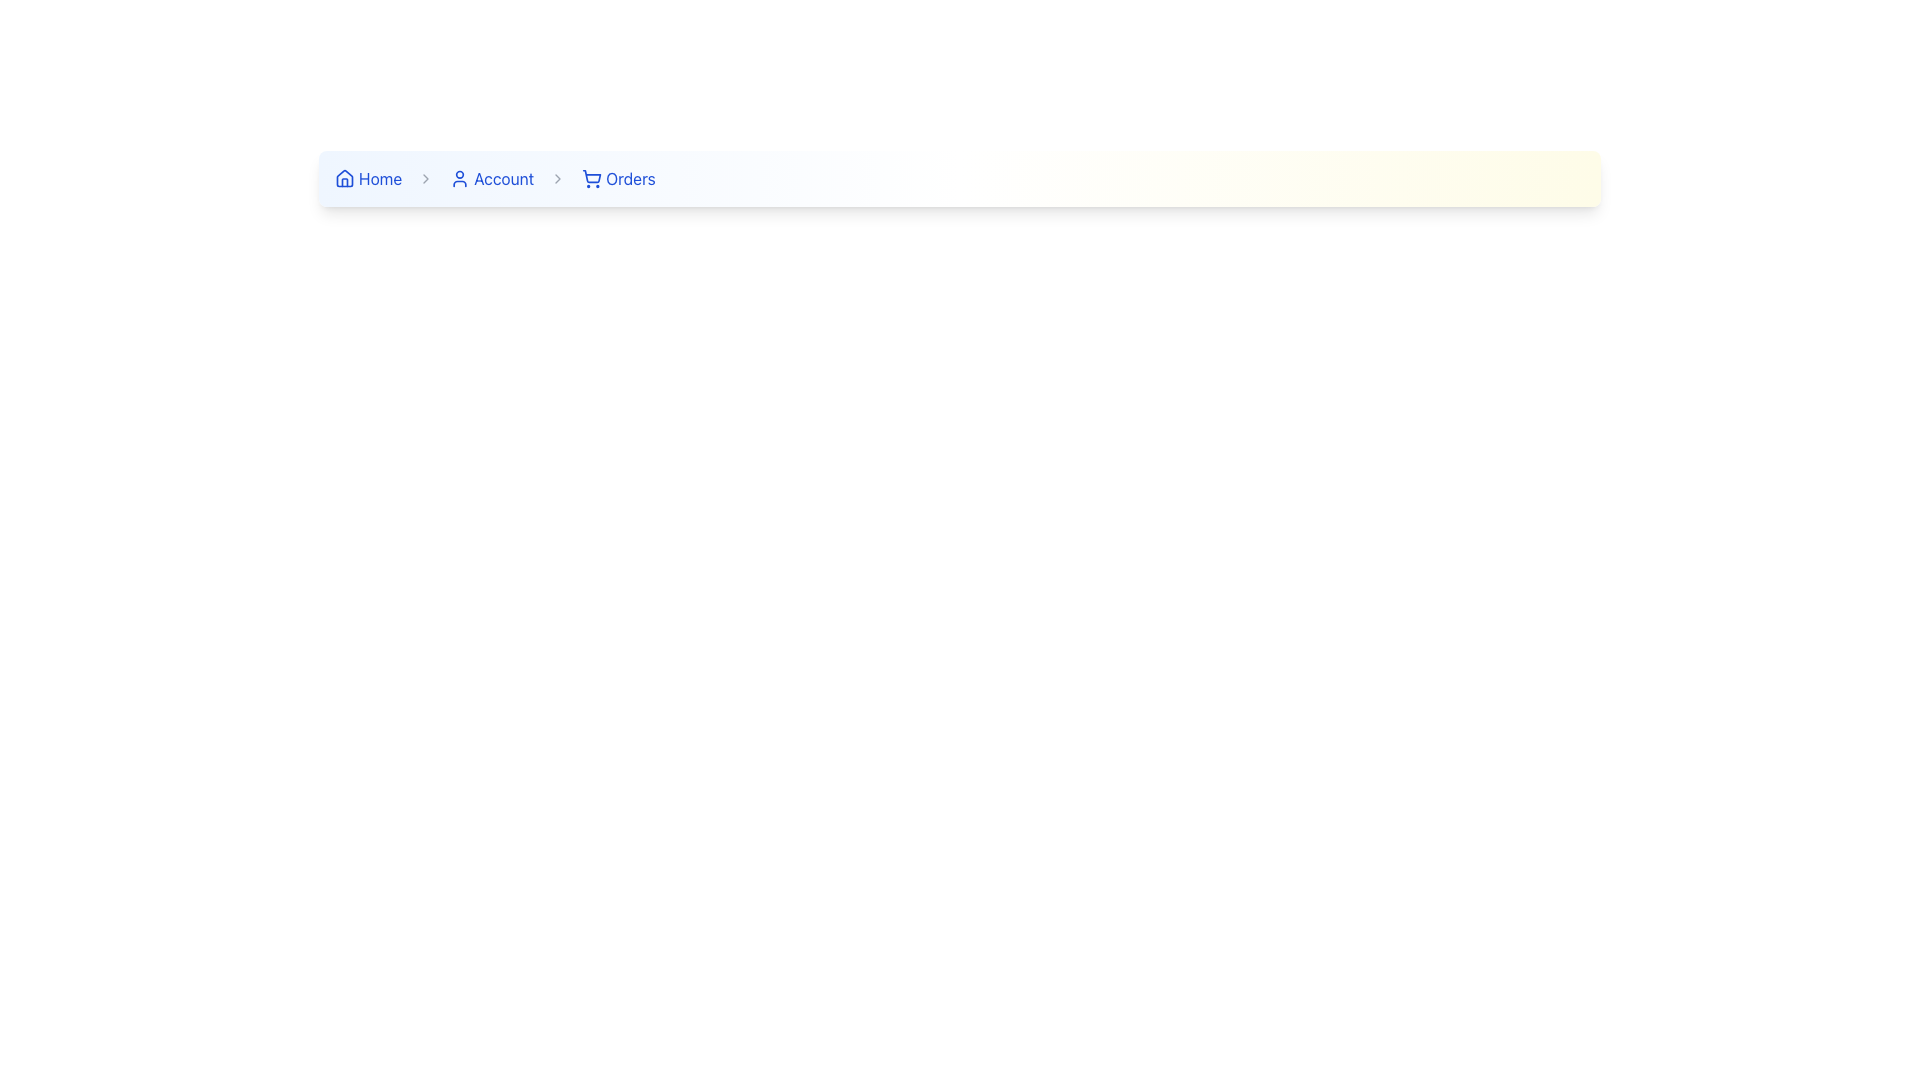  What do you see at coordinates (629, 177) in the screenshot?
I see `the breadcrumb navigation link labeled 'Orders'` at bounding box center [629, 177].